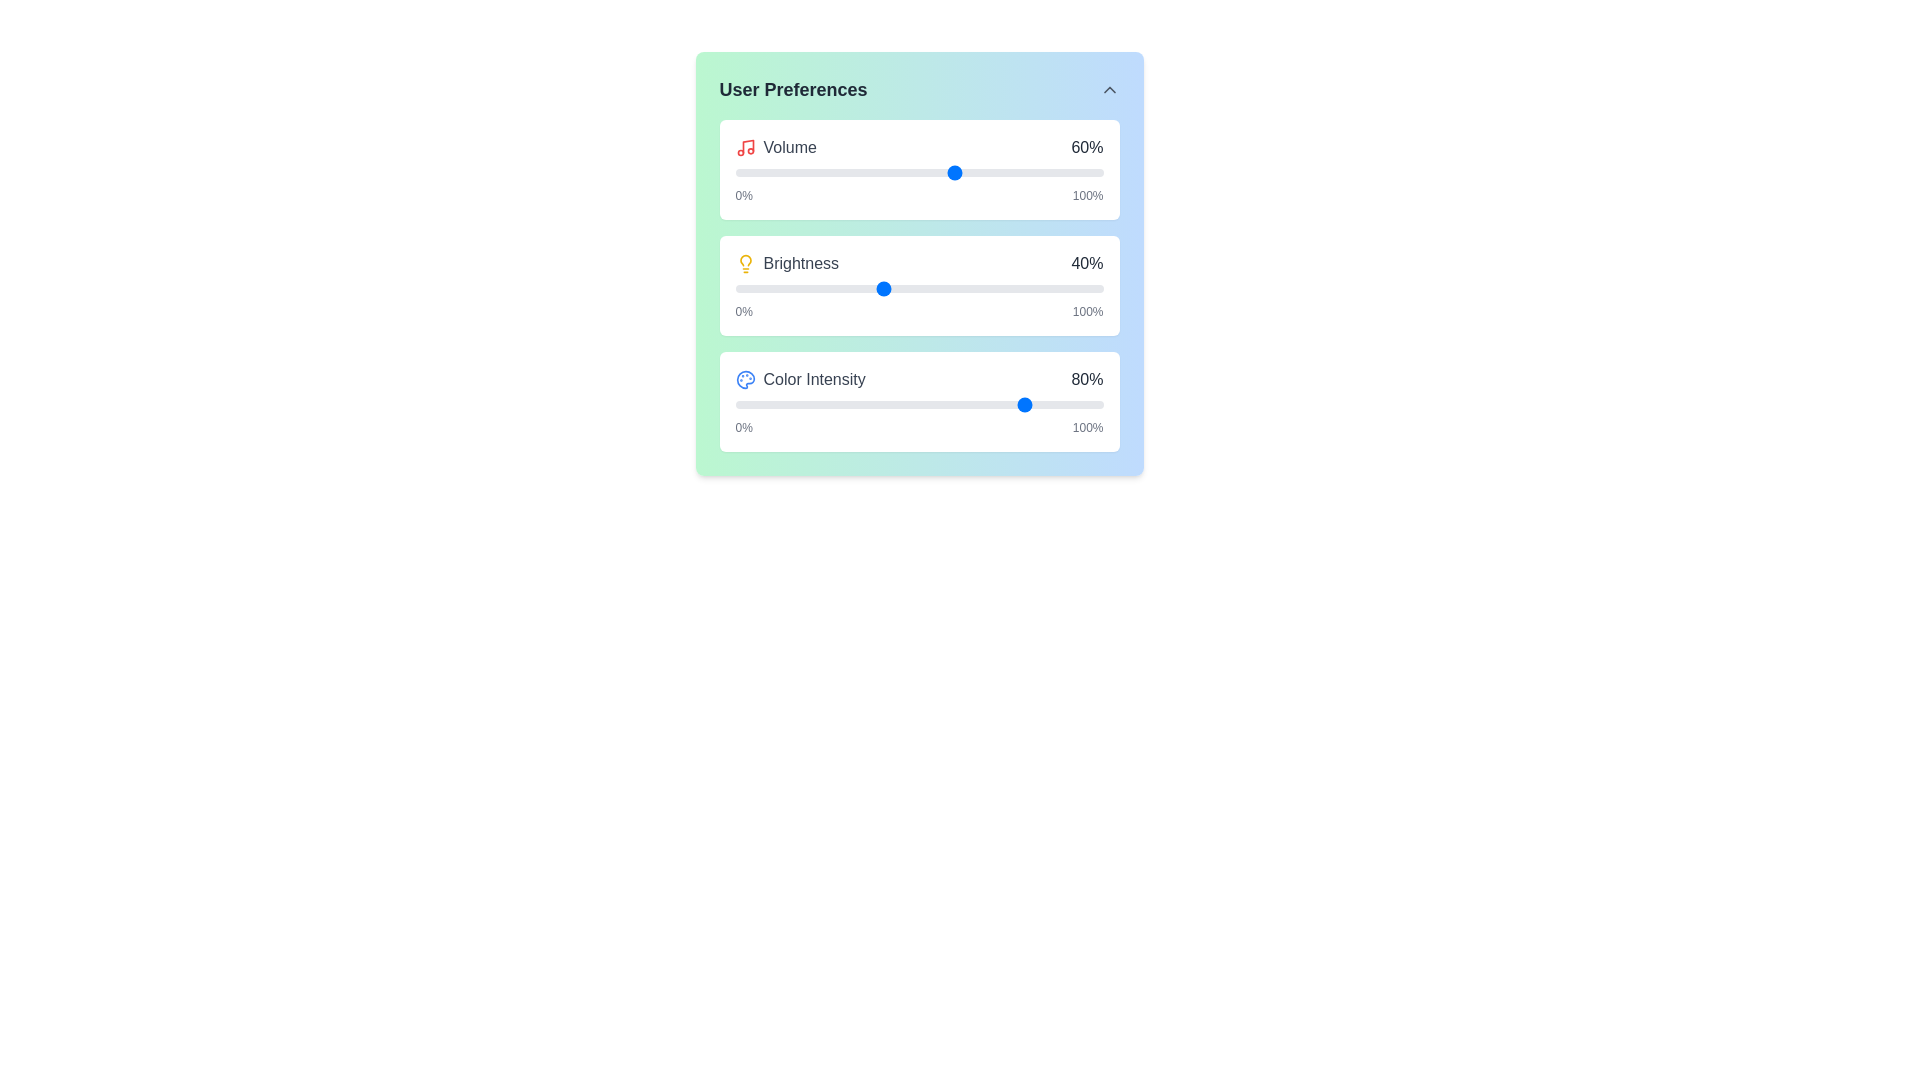 This screenshot has width=1920, height=1080. What do you see at coordinates (1086, 380) in the screenshot?
I see `the text label indicating the current percentage of the color intensity setting in the 'Color Intensity' section of the 'User Preferences' settings panel` at bounding box center [1086, 380].